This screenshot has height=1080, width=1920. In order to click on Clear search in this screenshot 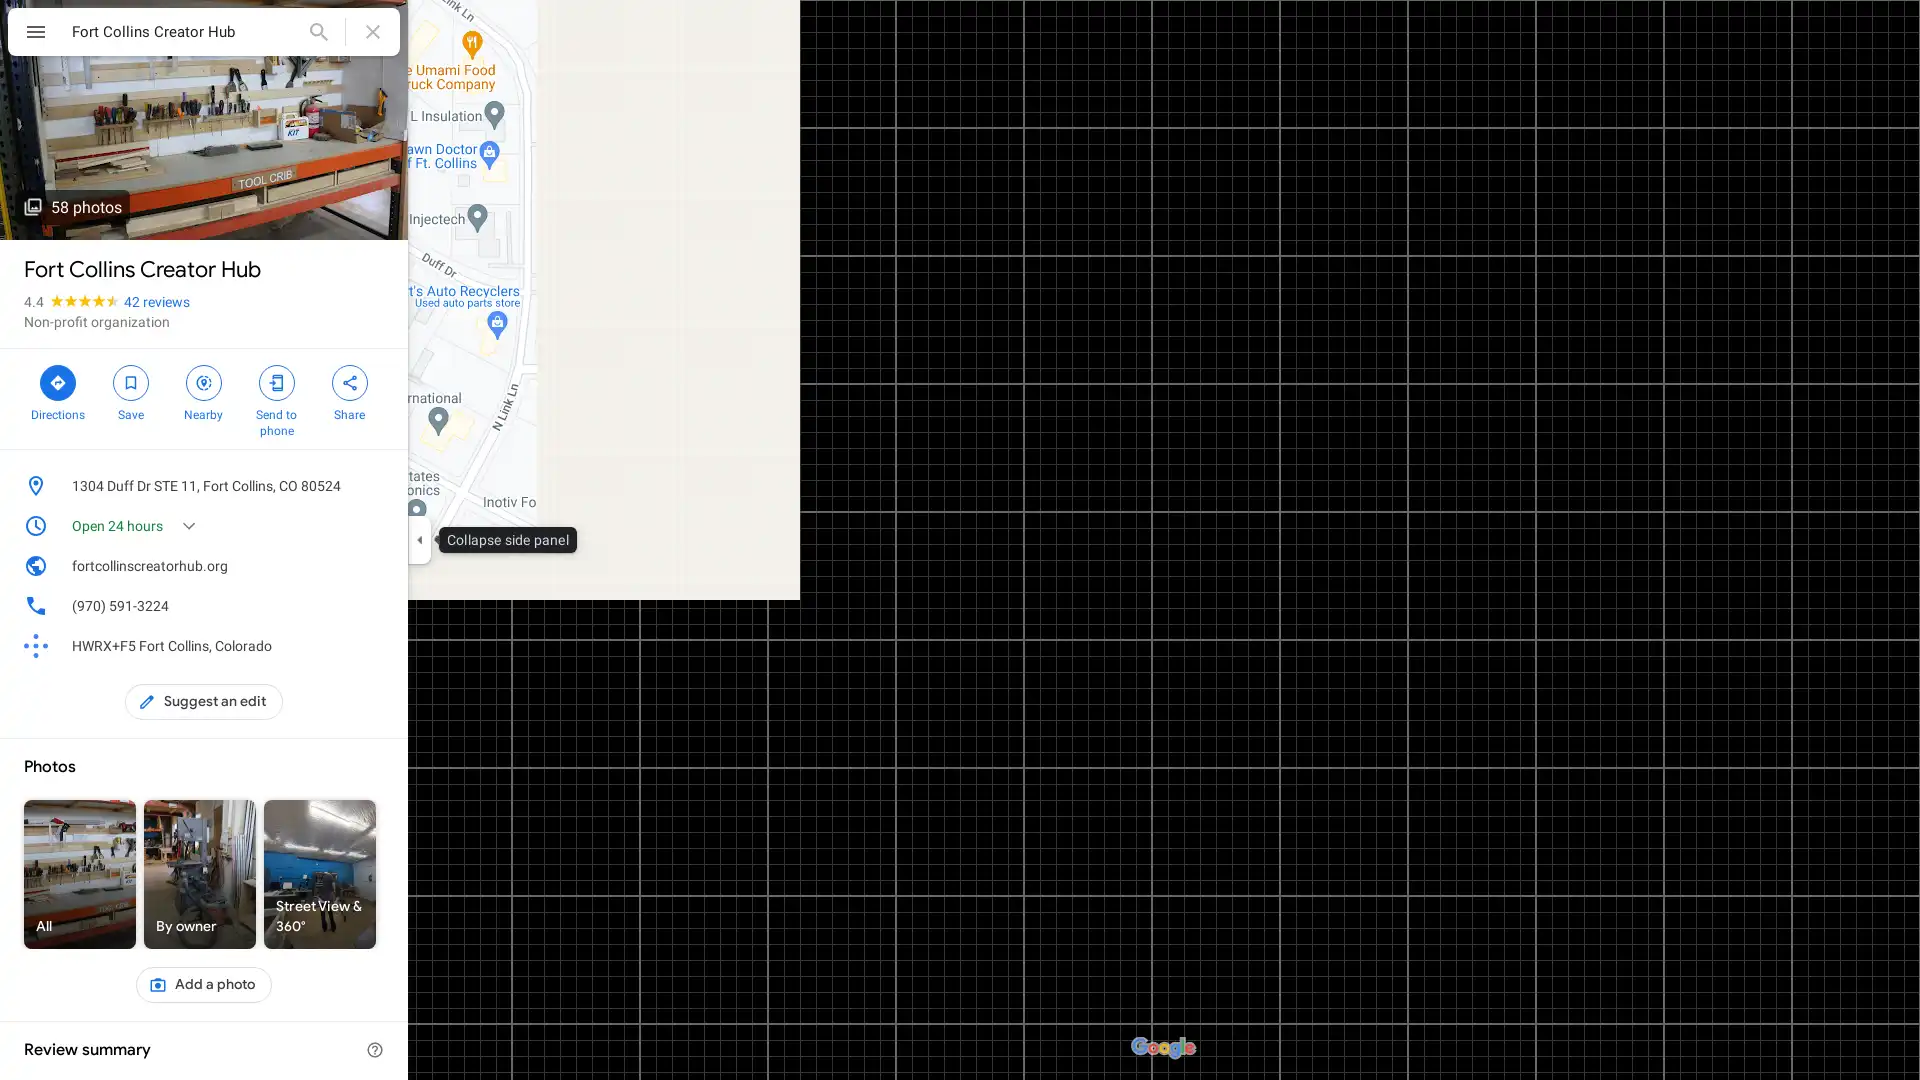, I will do `click(373, 31)`.